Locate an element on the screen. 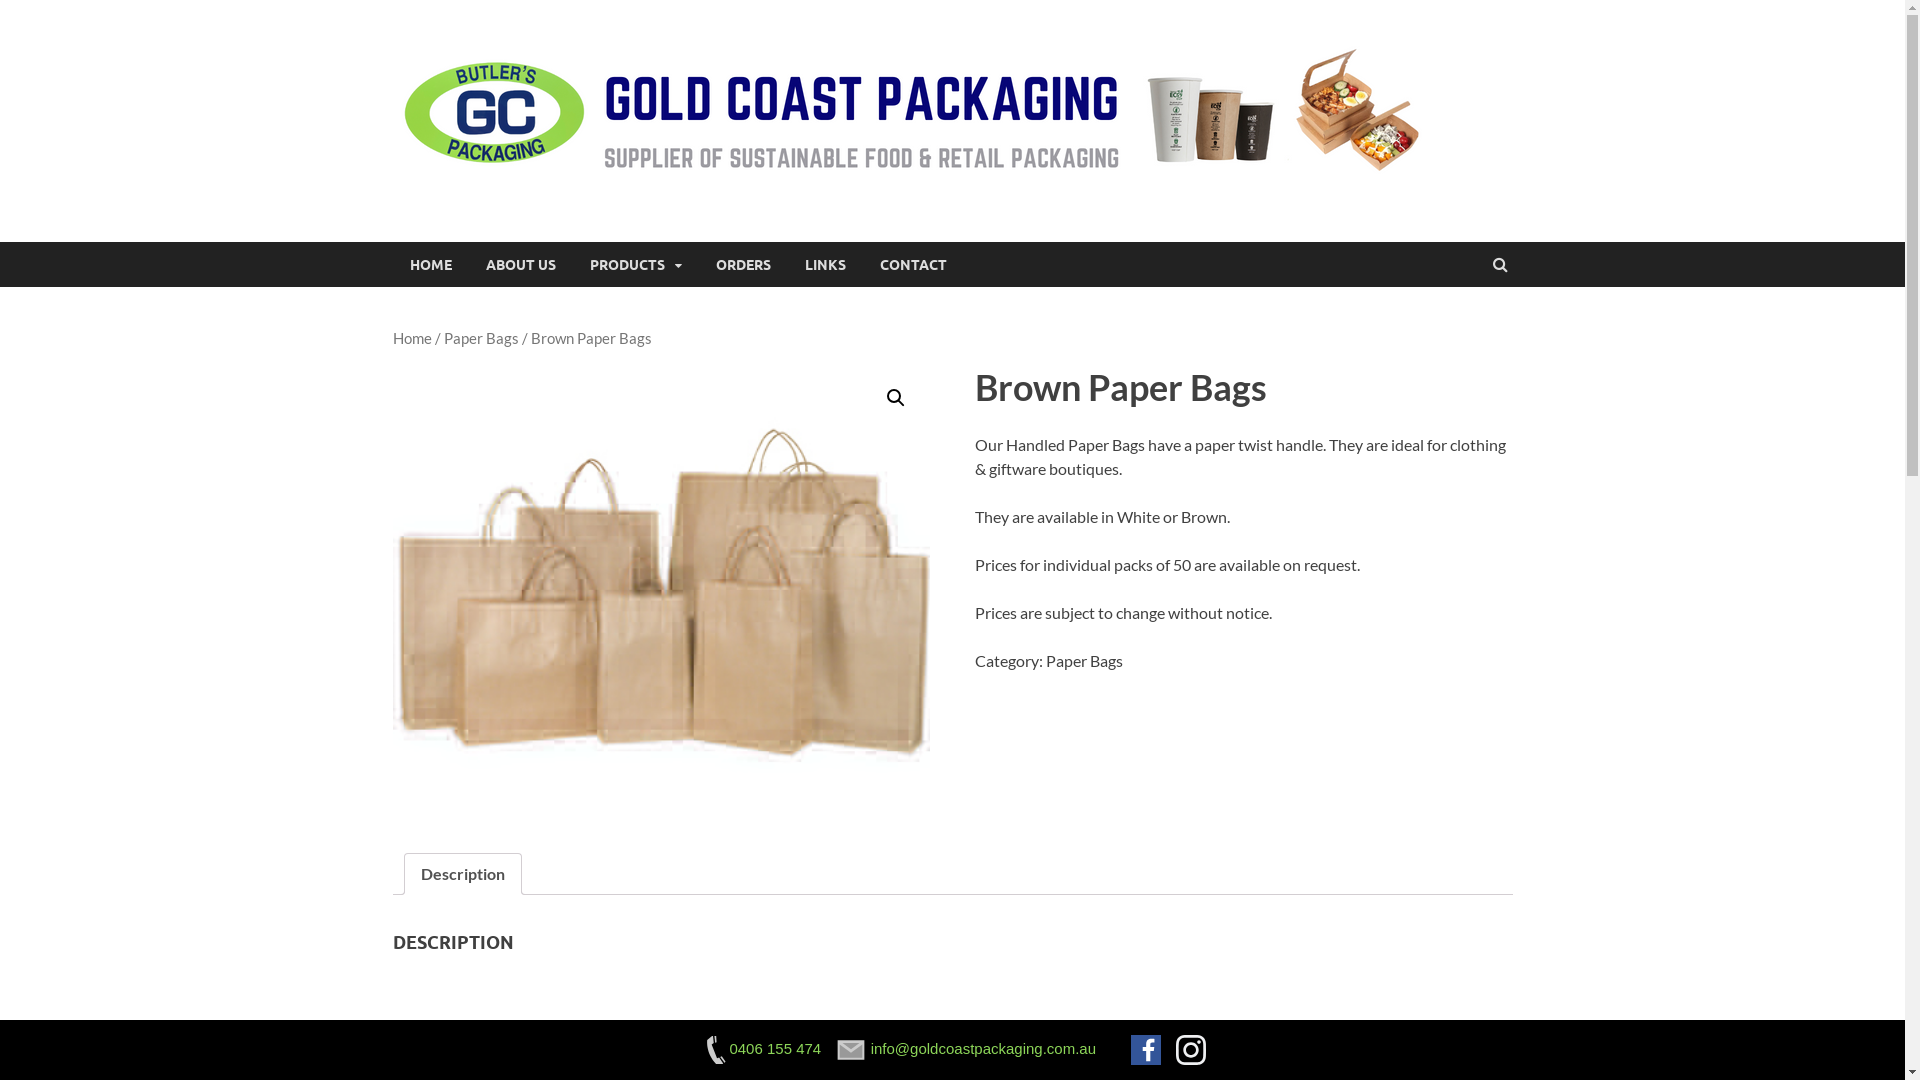 The width and height of the screenshot is (1920, 1080). 'Home' is located at coordinates (410, 337).